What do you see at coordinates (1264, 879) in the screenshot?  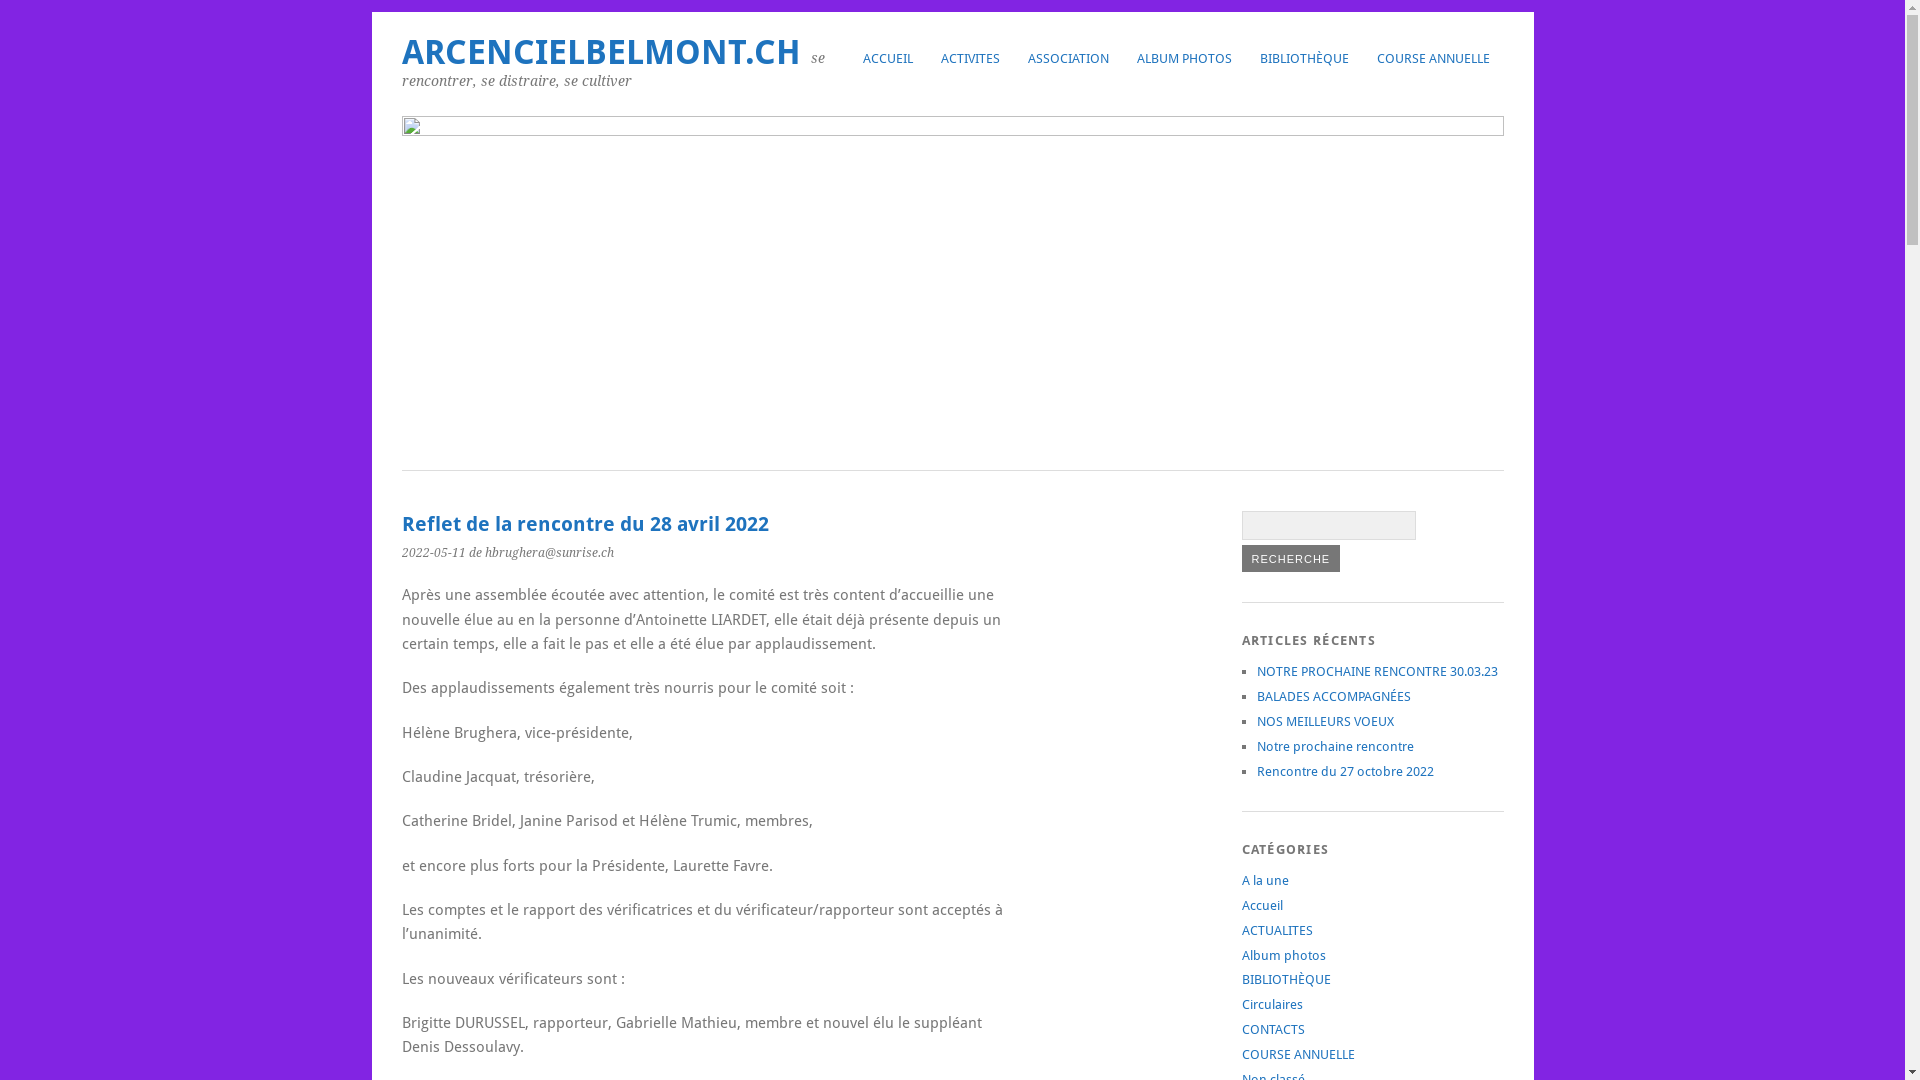 I see `'A la une'` at bounding box center [1264, 879].